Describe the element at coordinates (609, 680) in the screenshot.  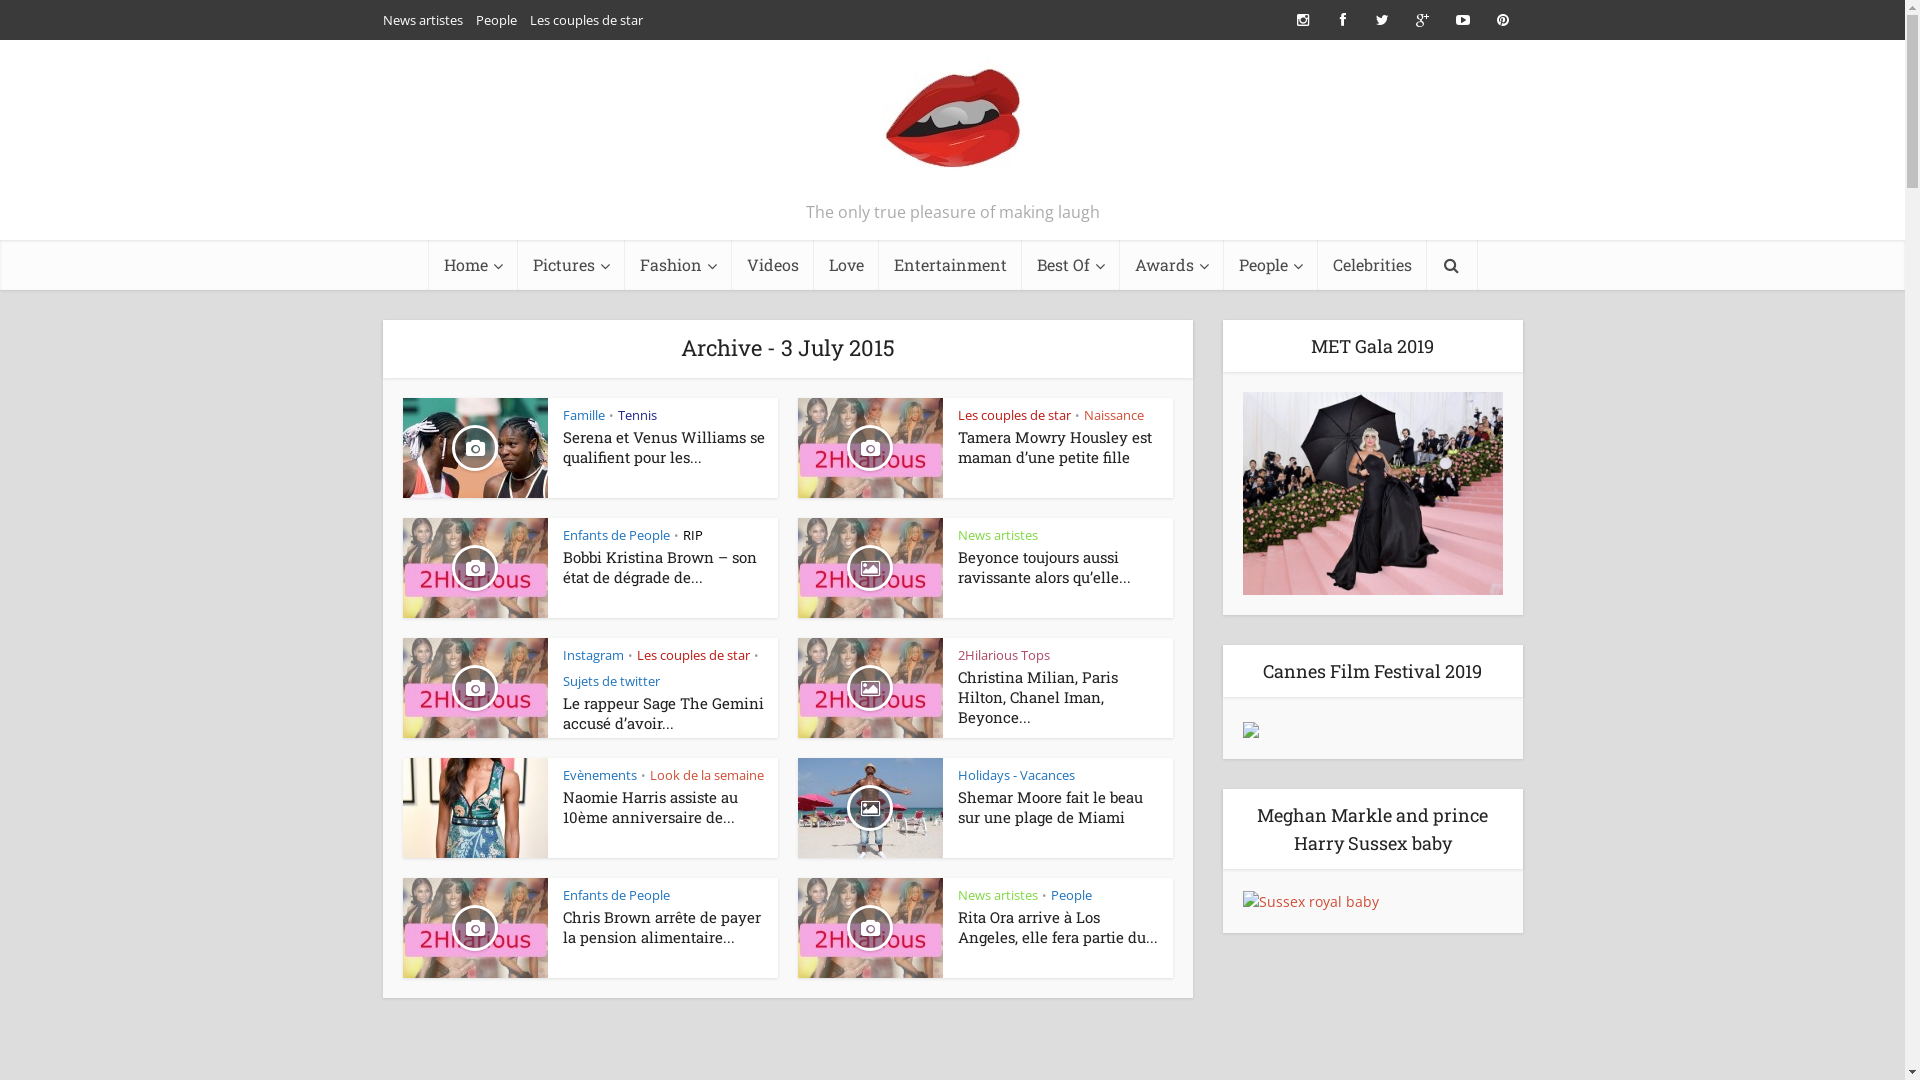
I see `'Sujets de twitter'` at that location.